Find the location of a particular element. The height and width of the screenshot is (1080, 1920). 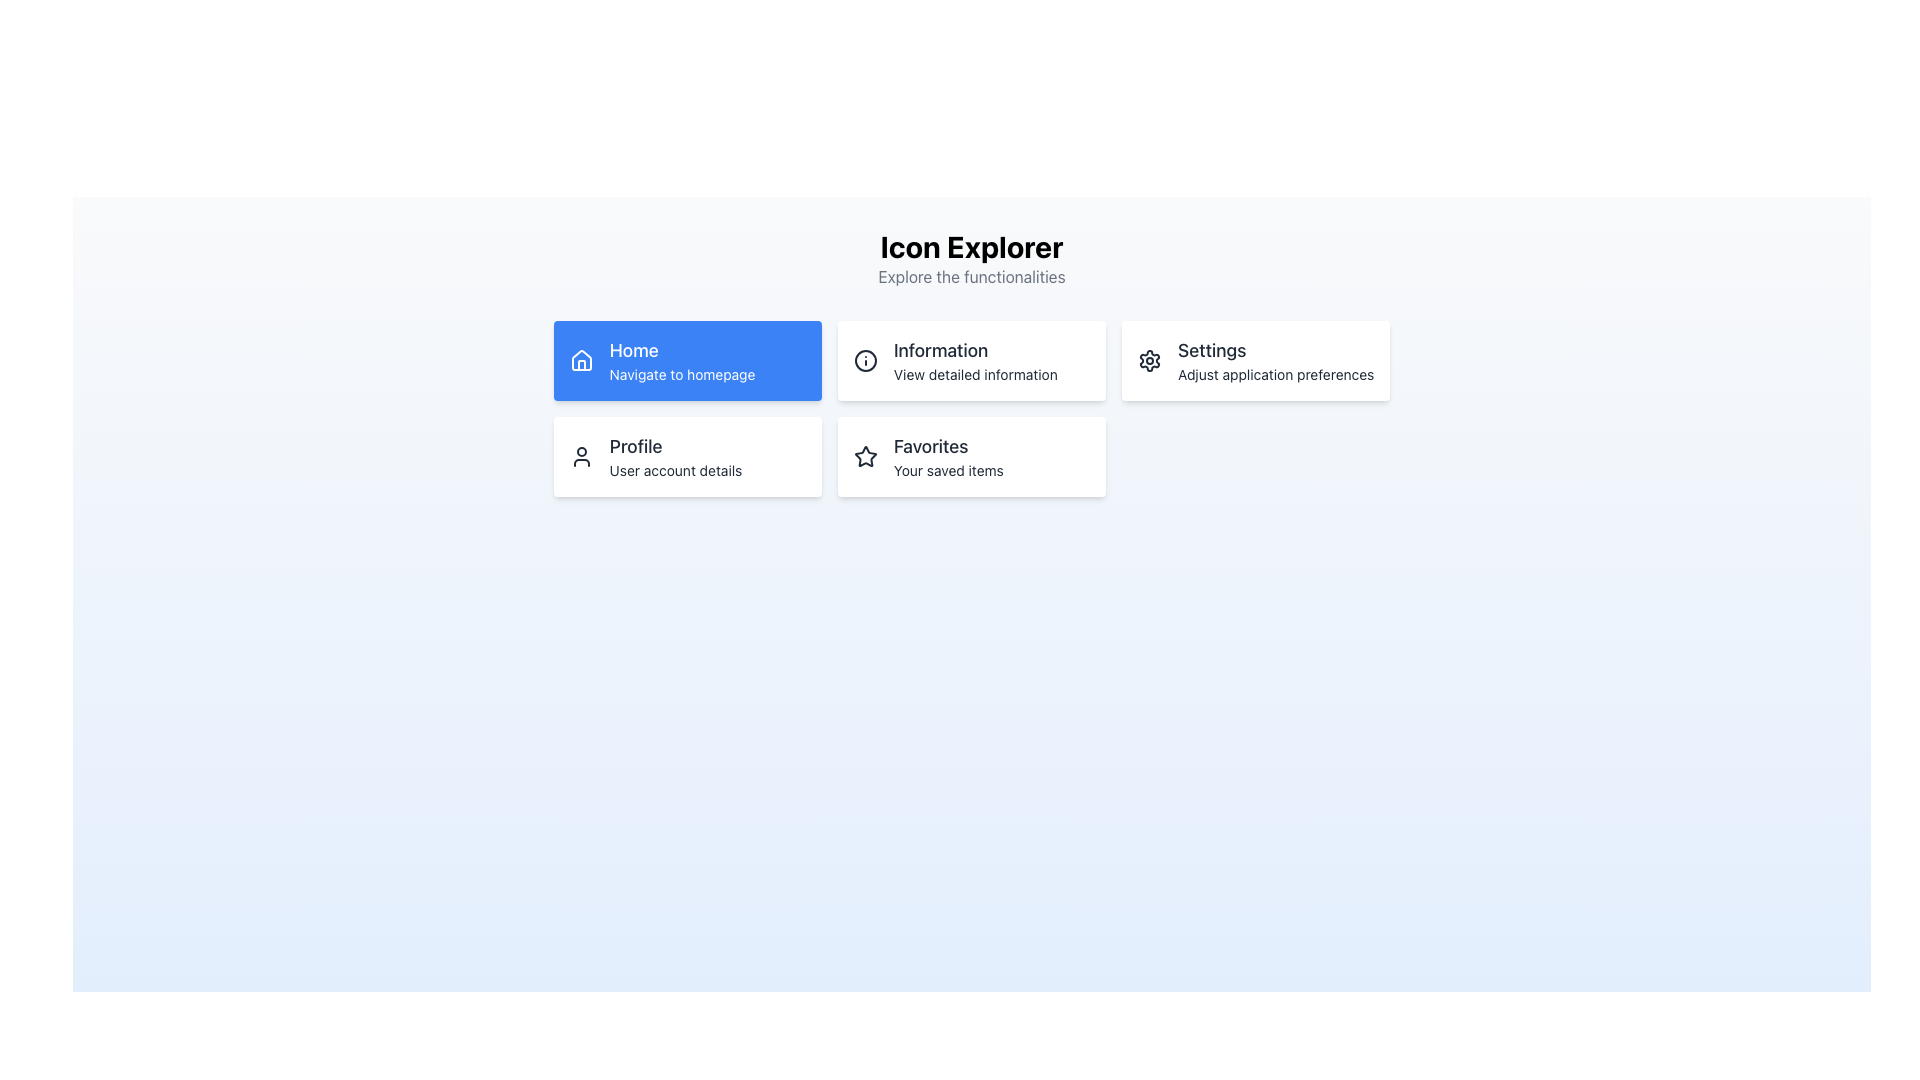

the descriptive Text Label located beneath the 'Profile' title in the left section of the interface is located at coordinates (676, 470).